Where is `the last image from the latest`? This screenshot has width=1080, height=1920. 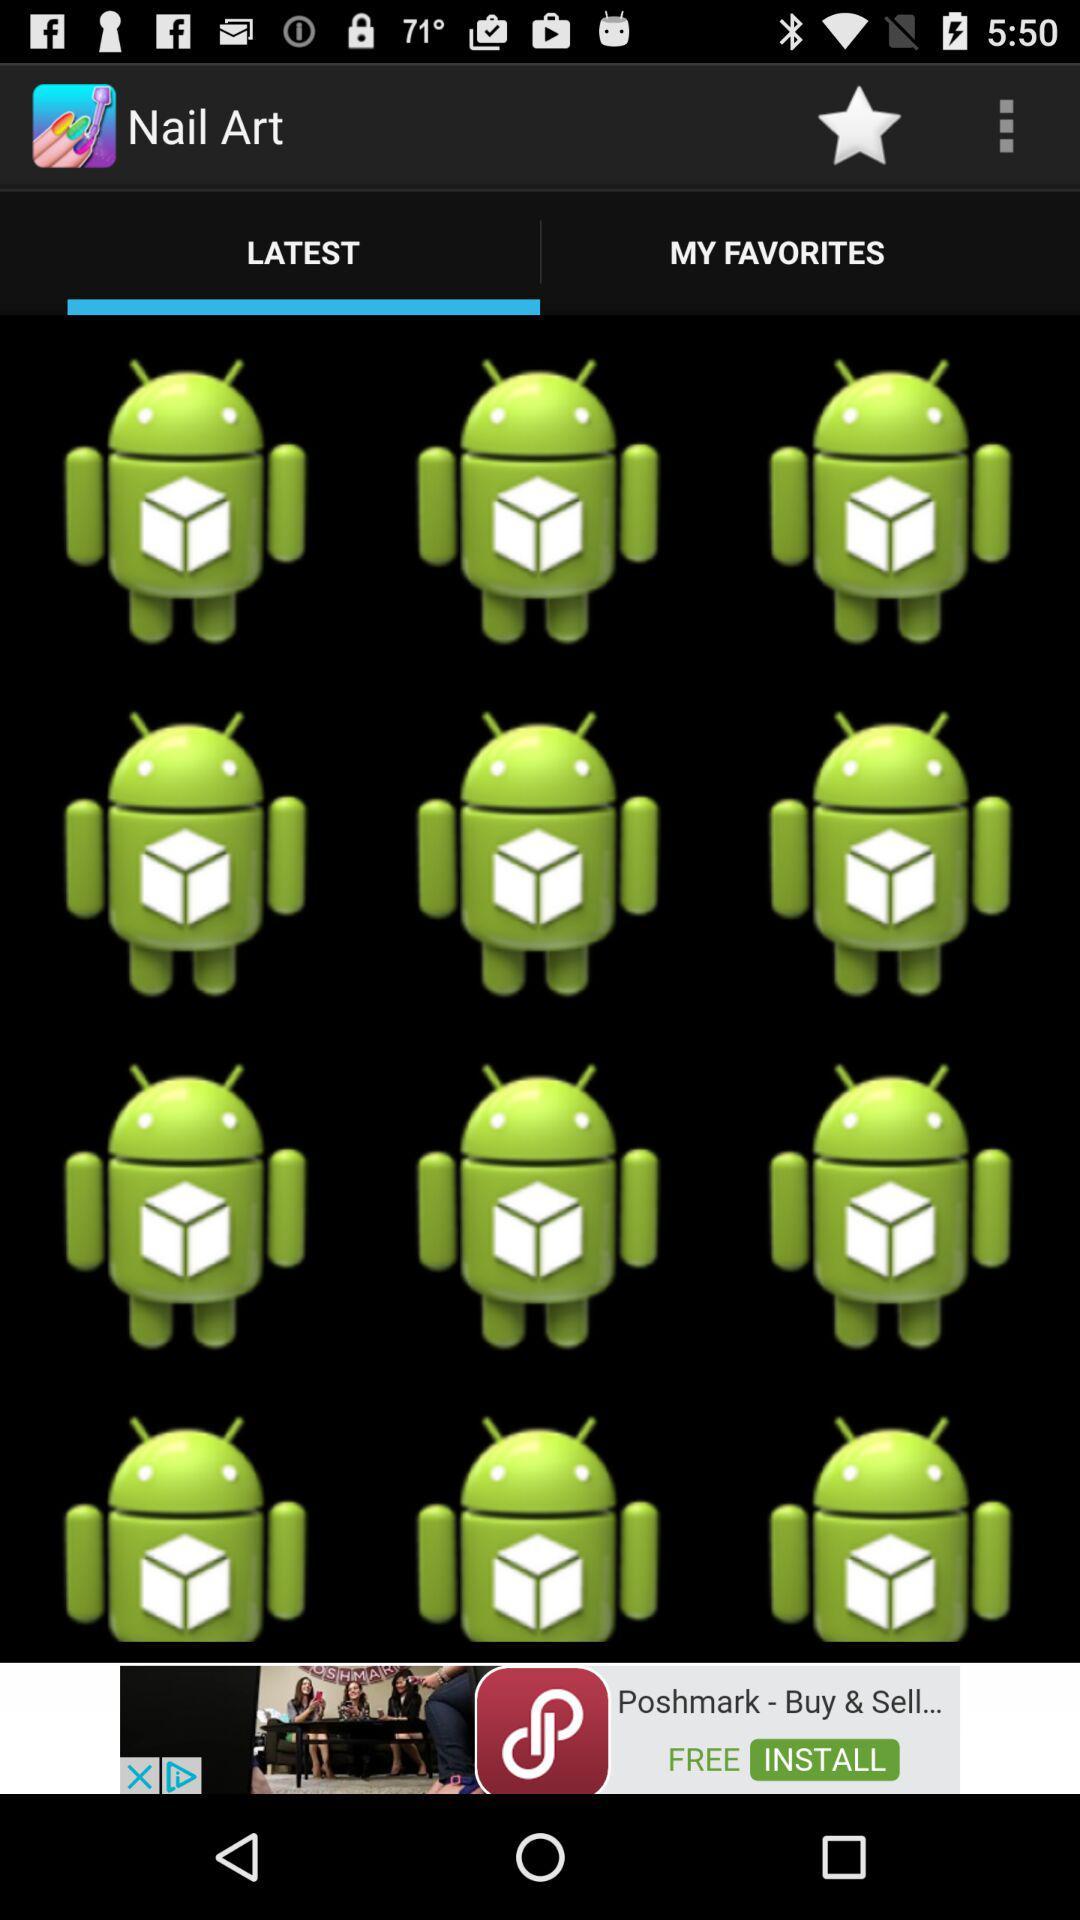
the last image from the latest is located at coordinates (890, 1527).